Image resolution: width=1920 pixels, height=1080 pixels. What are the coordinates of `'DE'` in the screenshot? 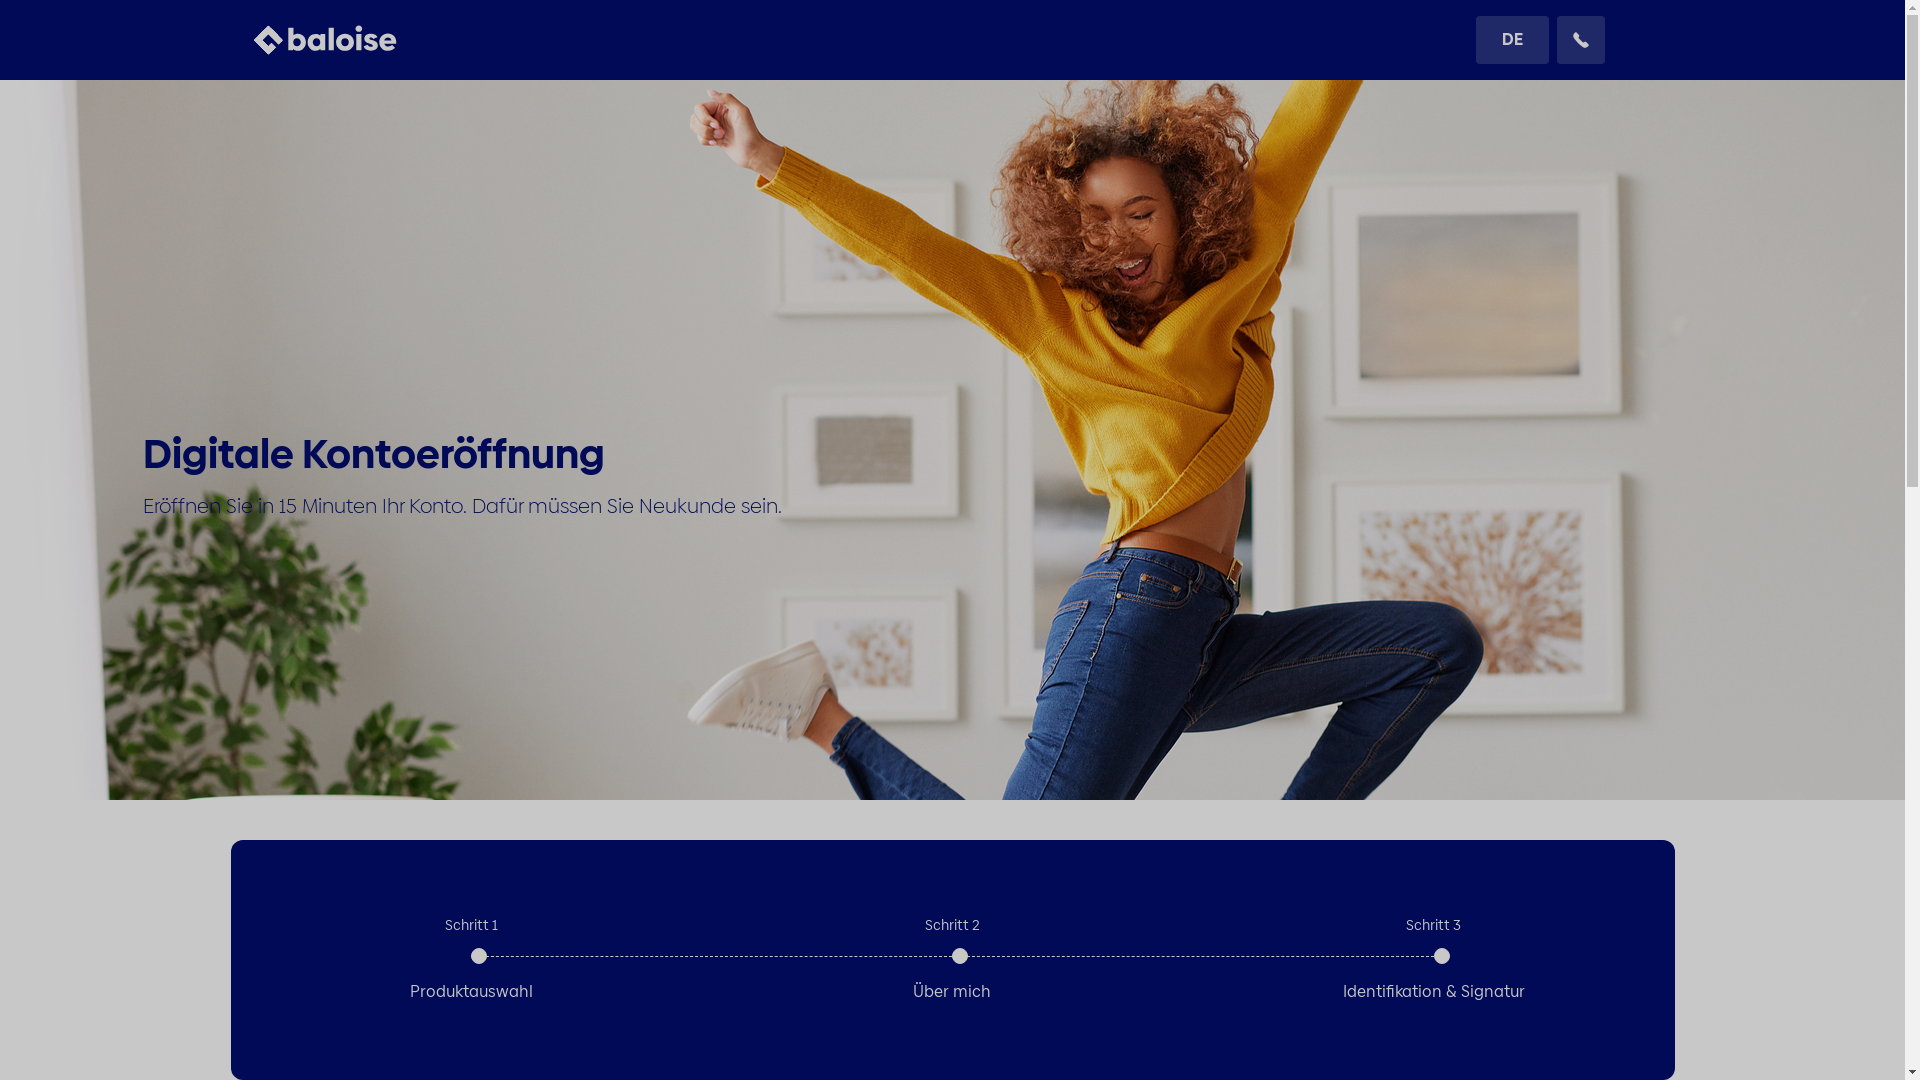 It's located at (1512, 39).